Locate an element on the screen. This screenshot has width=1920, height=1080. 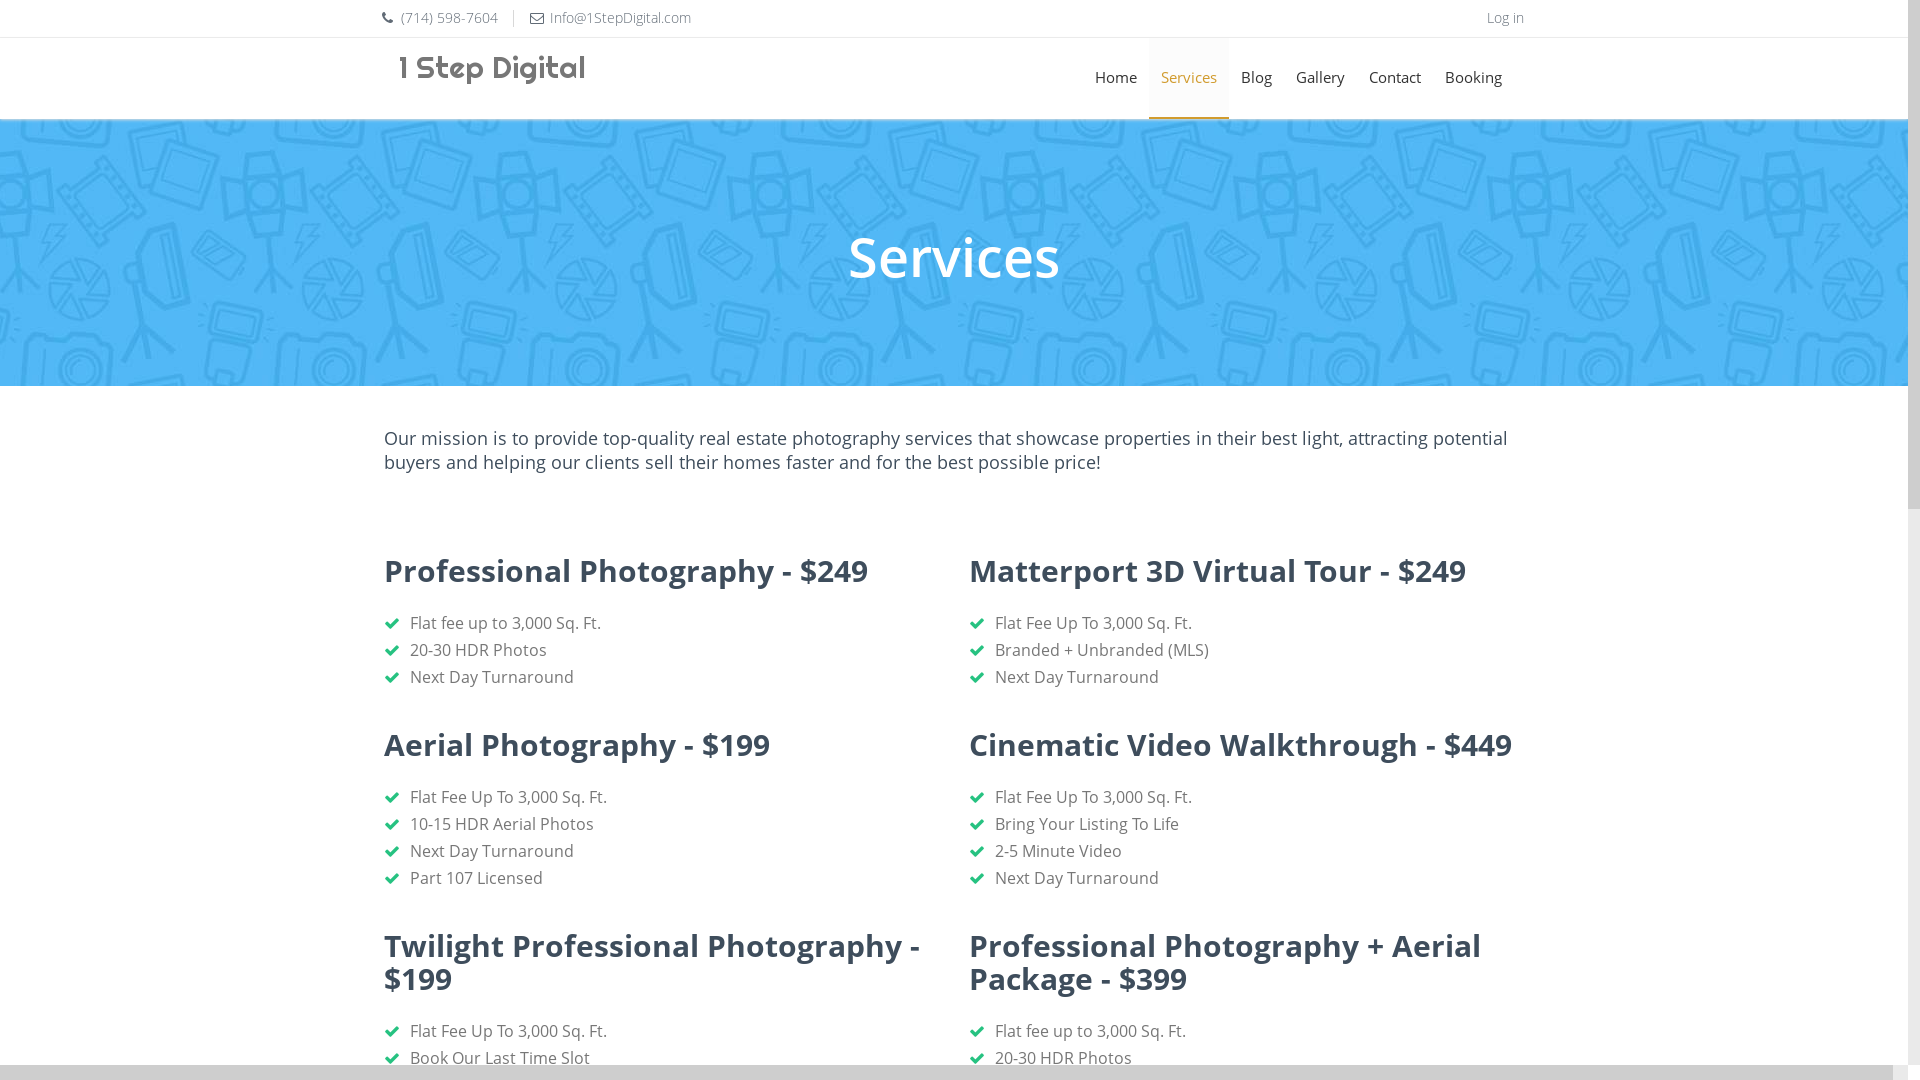
'1 Step Digital' is located at coordinates (526, 76).